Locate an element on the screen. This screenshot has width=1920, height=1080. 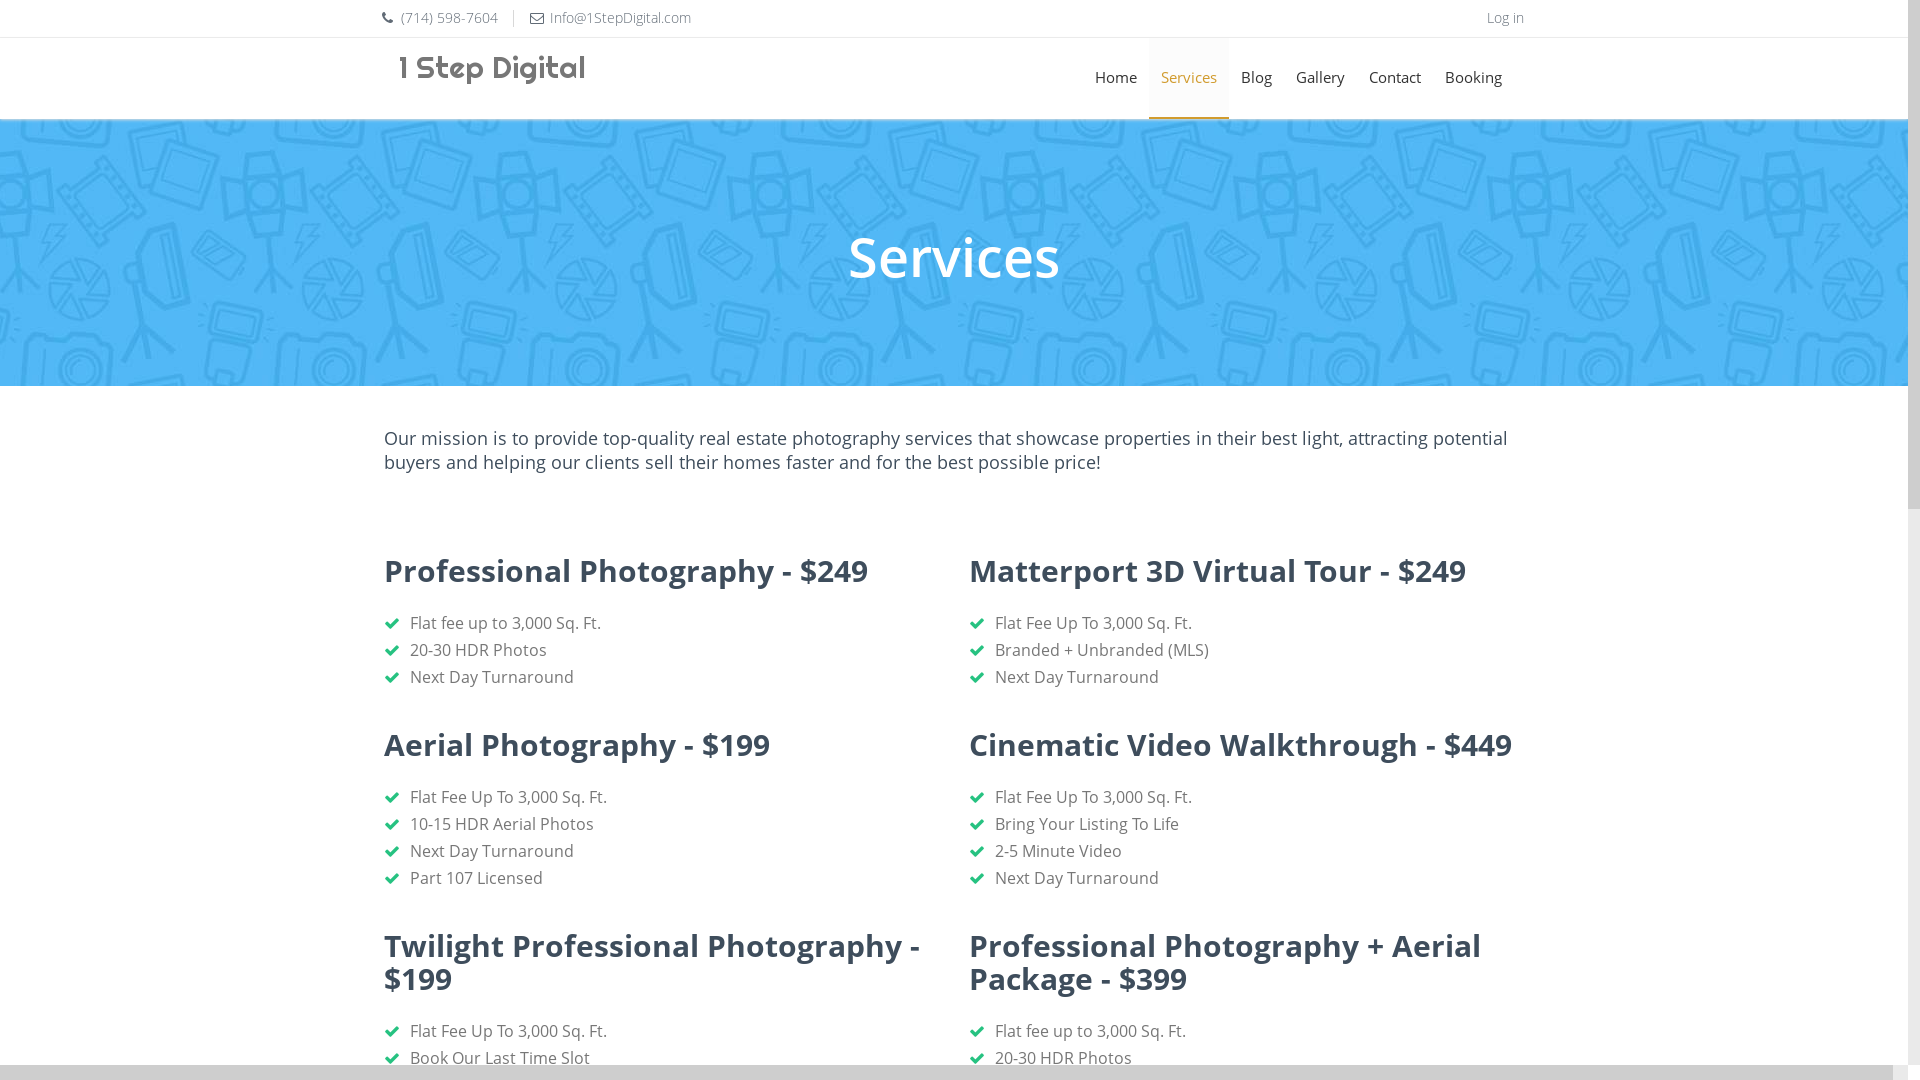
'1 Step Digital' is located at coordinates (526, 76).